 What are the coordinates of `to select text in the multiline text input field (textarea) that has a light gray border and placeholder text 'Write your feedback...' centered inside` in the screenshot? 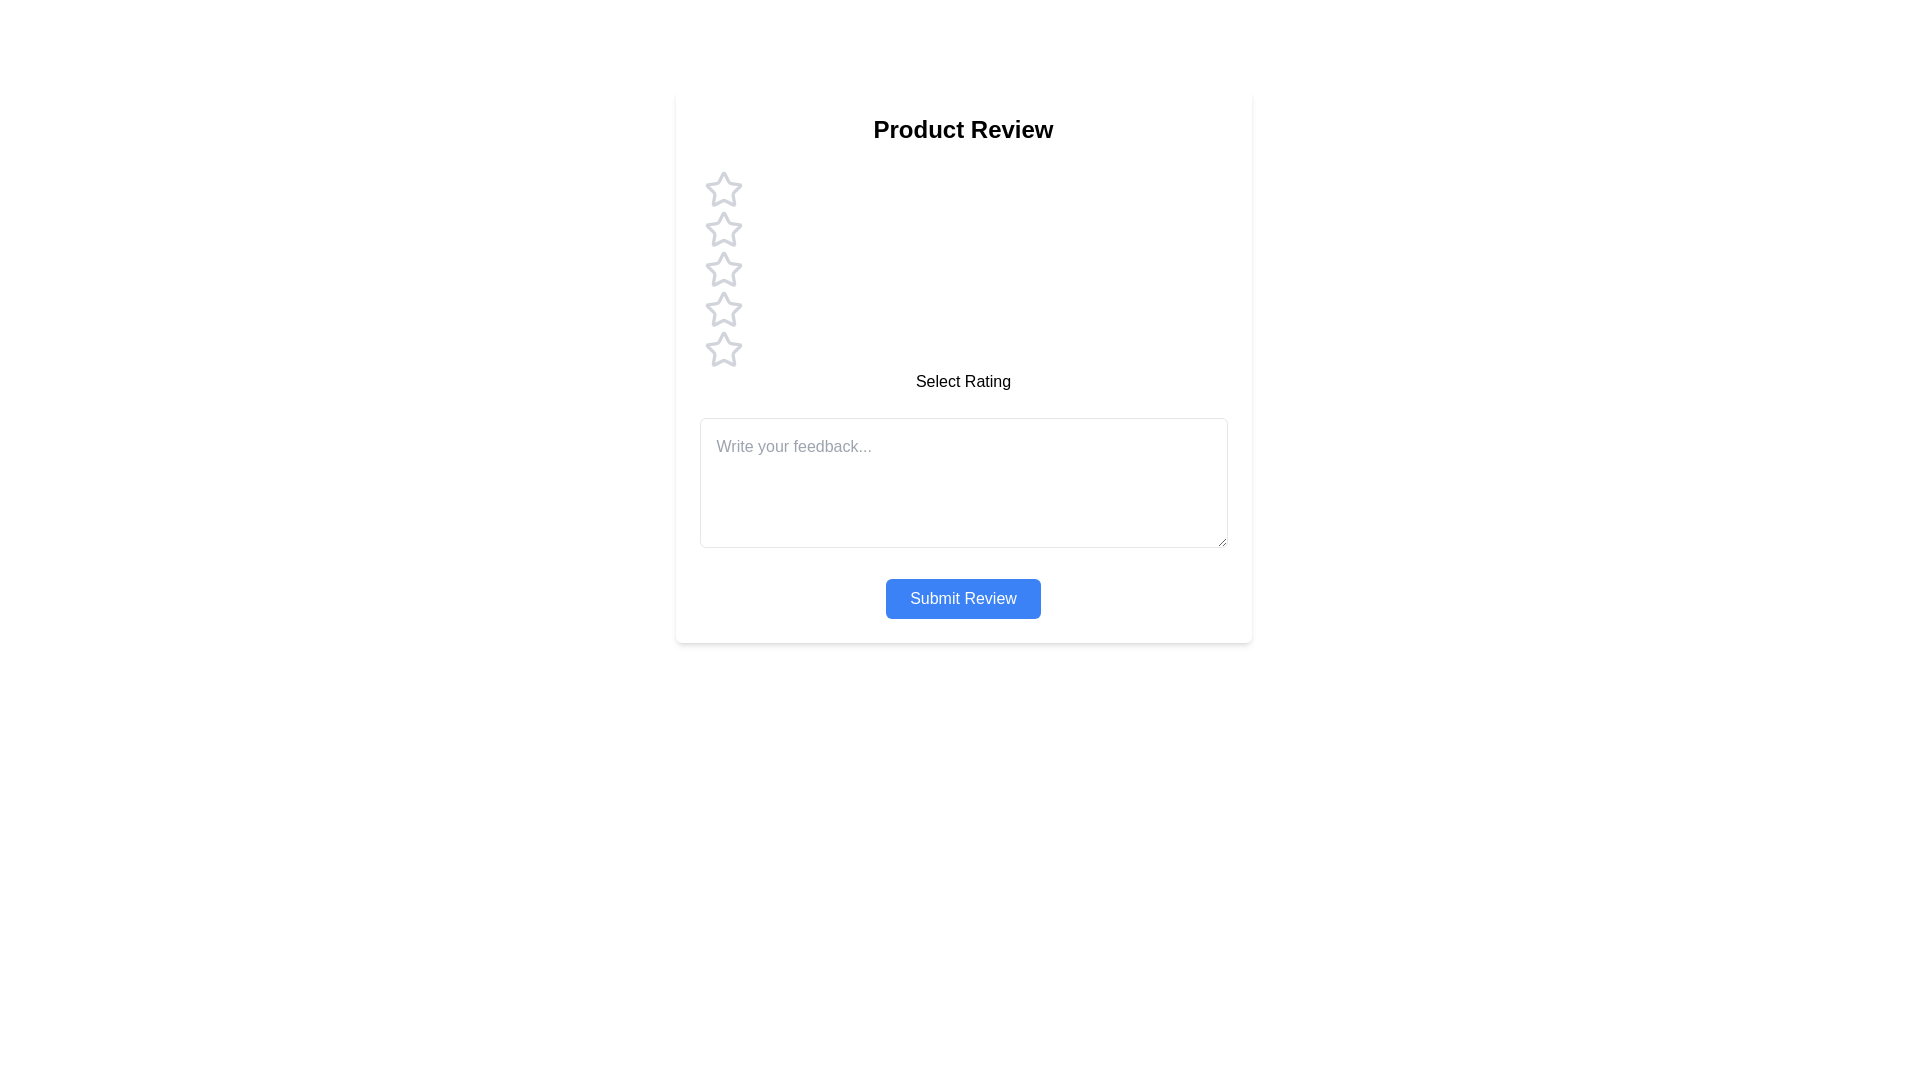 It's located at (963, 482).